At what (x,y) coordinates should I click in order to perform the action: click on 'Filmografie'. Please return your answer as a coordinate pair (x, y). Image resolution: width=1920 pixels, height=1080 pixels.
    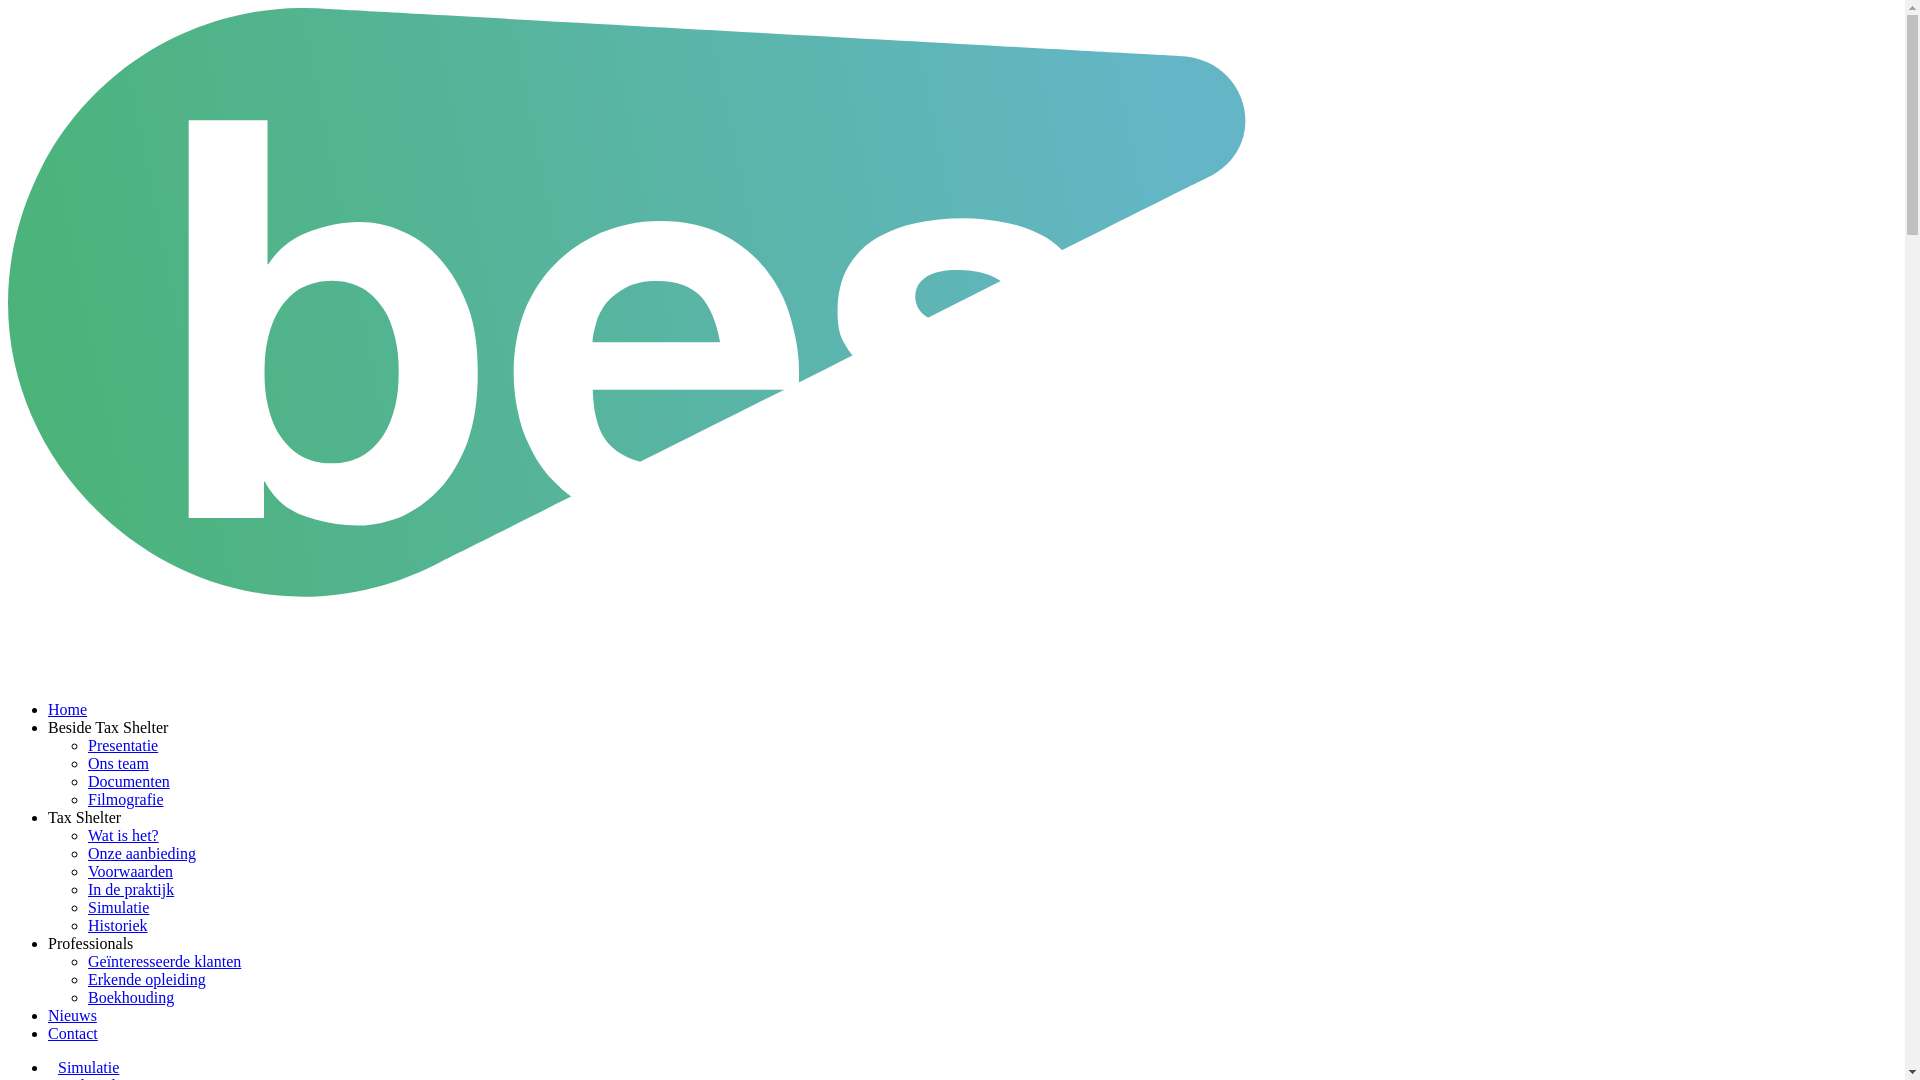
    Looking at the image, I should click on (124, 798).